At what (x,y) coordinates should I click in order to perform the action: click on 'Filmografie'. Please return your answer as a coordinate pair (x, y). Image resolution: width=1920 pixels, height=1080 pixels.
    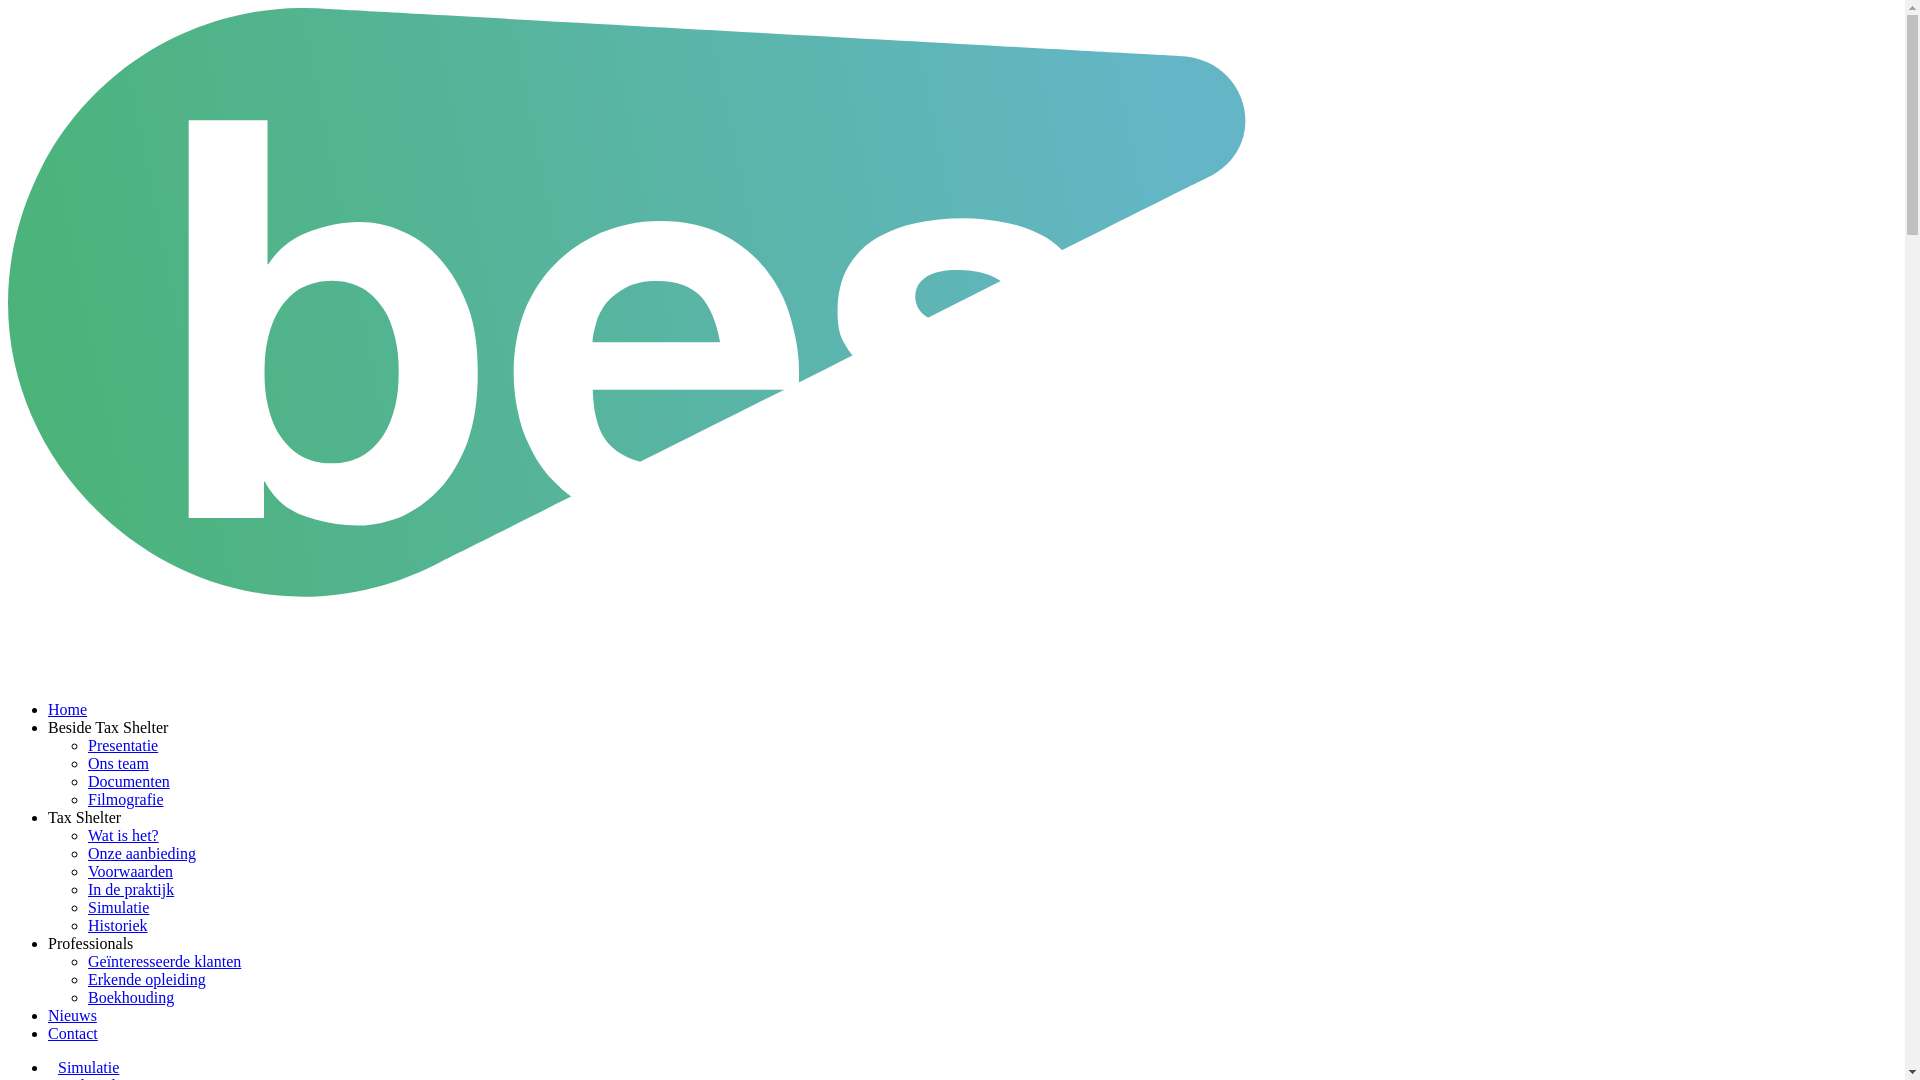
    Looking at the image, I should click on (124, 798).